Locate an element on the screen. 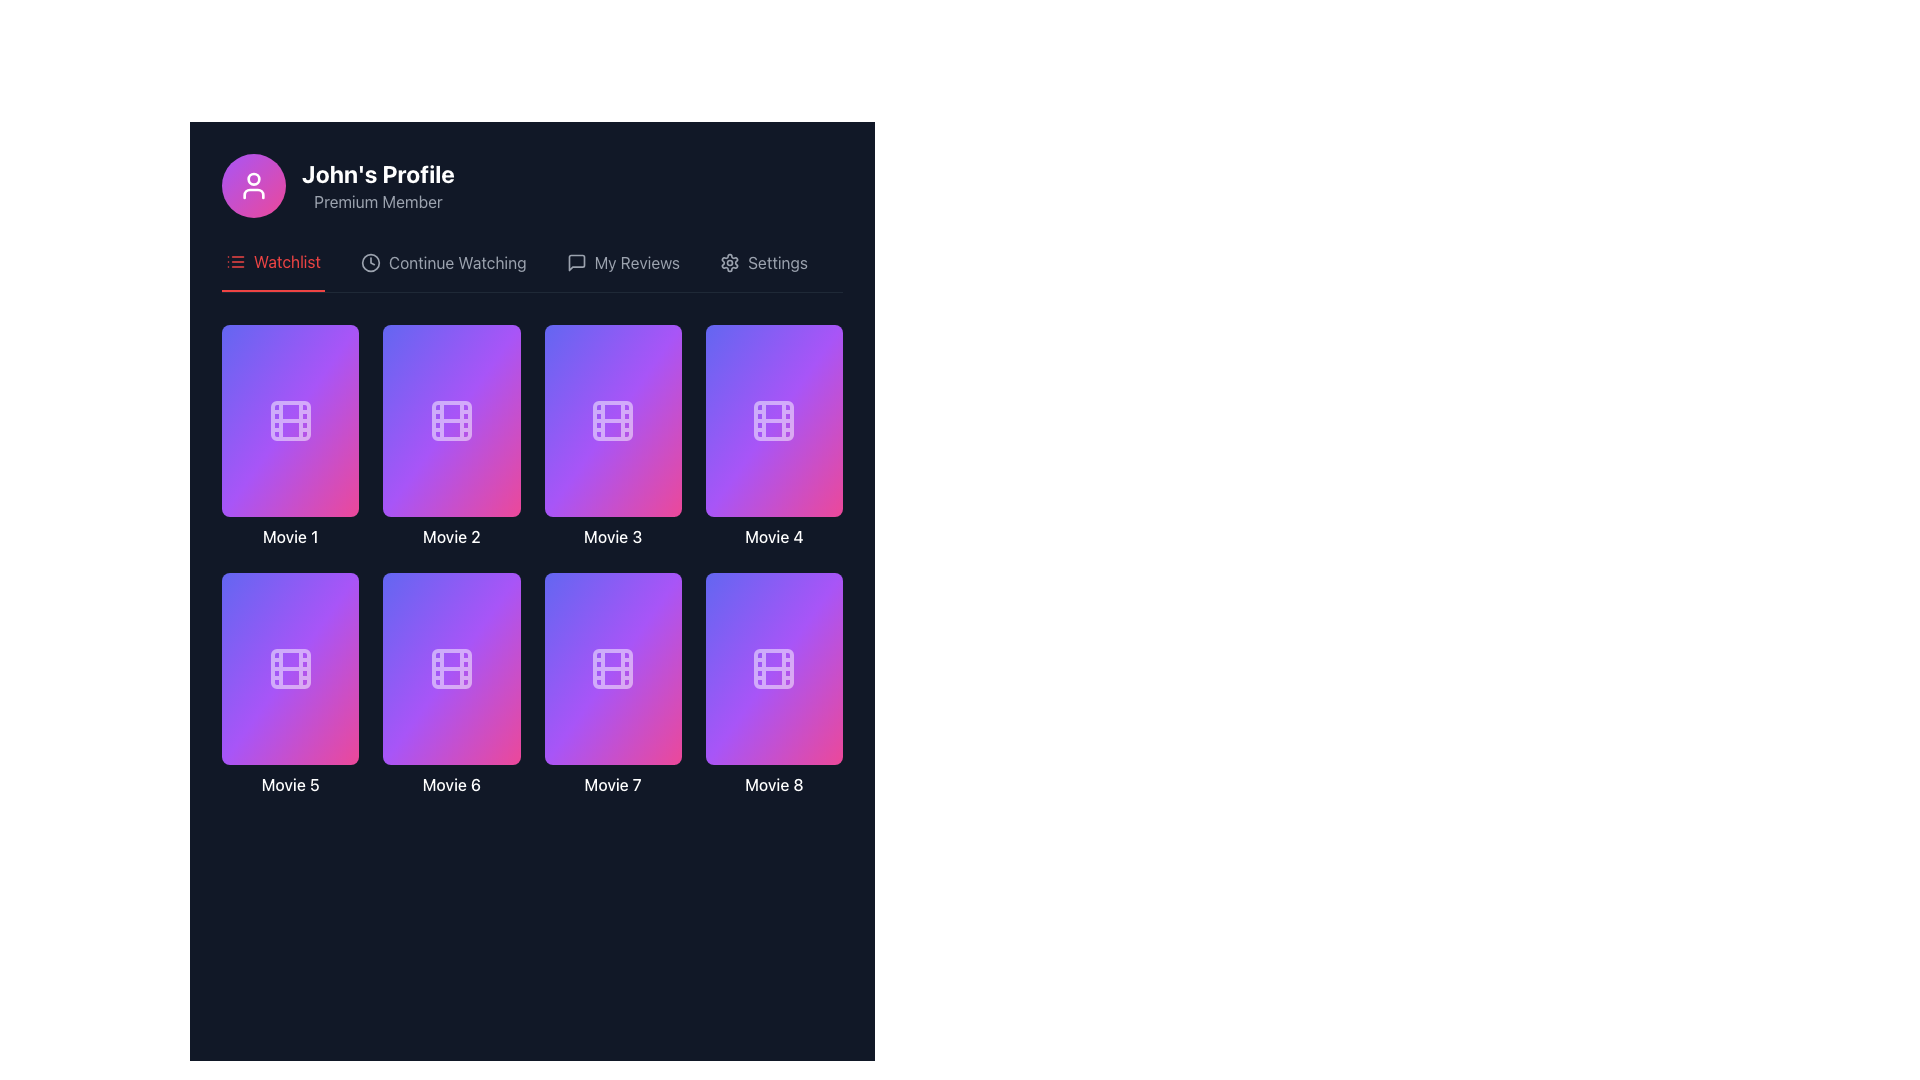 The image size is (1920, 1080). the circular play button with a red background and a white play symbol, located in the eighth movie card labeled 'Movie 8' in the bottom-right corner of the grid is located at coordinates (773, 659).